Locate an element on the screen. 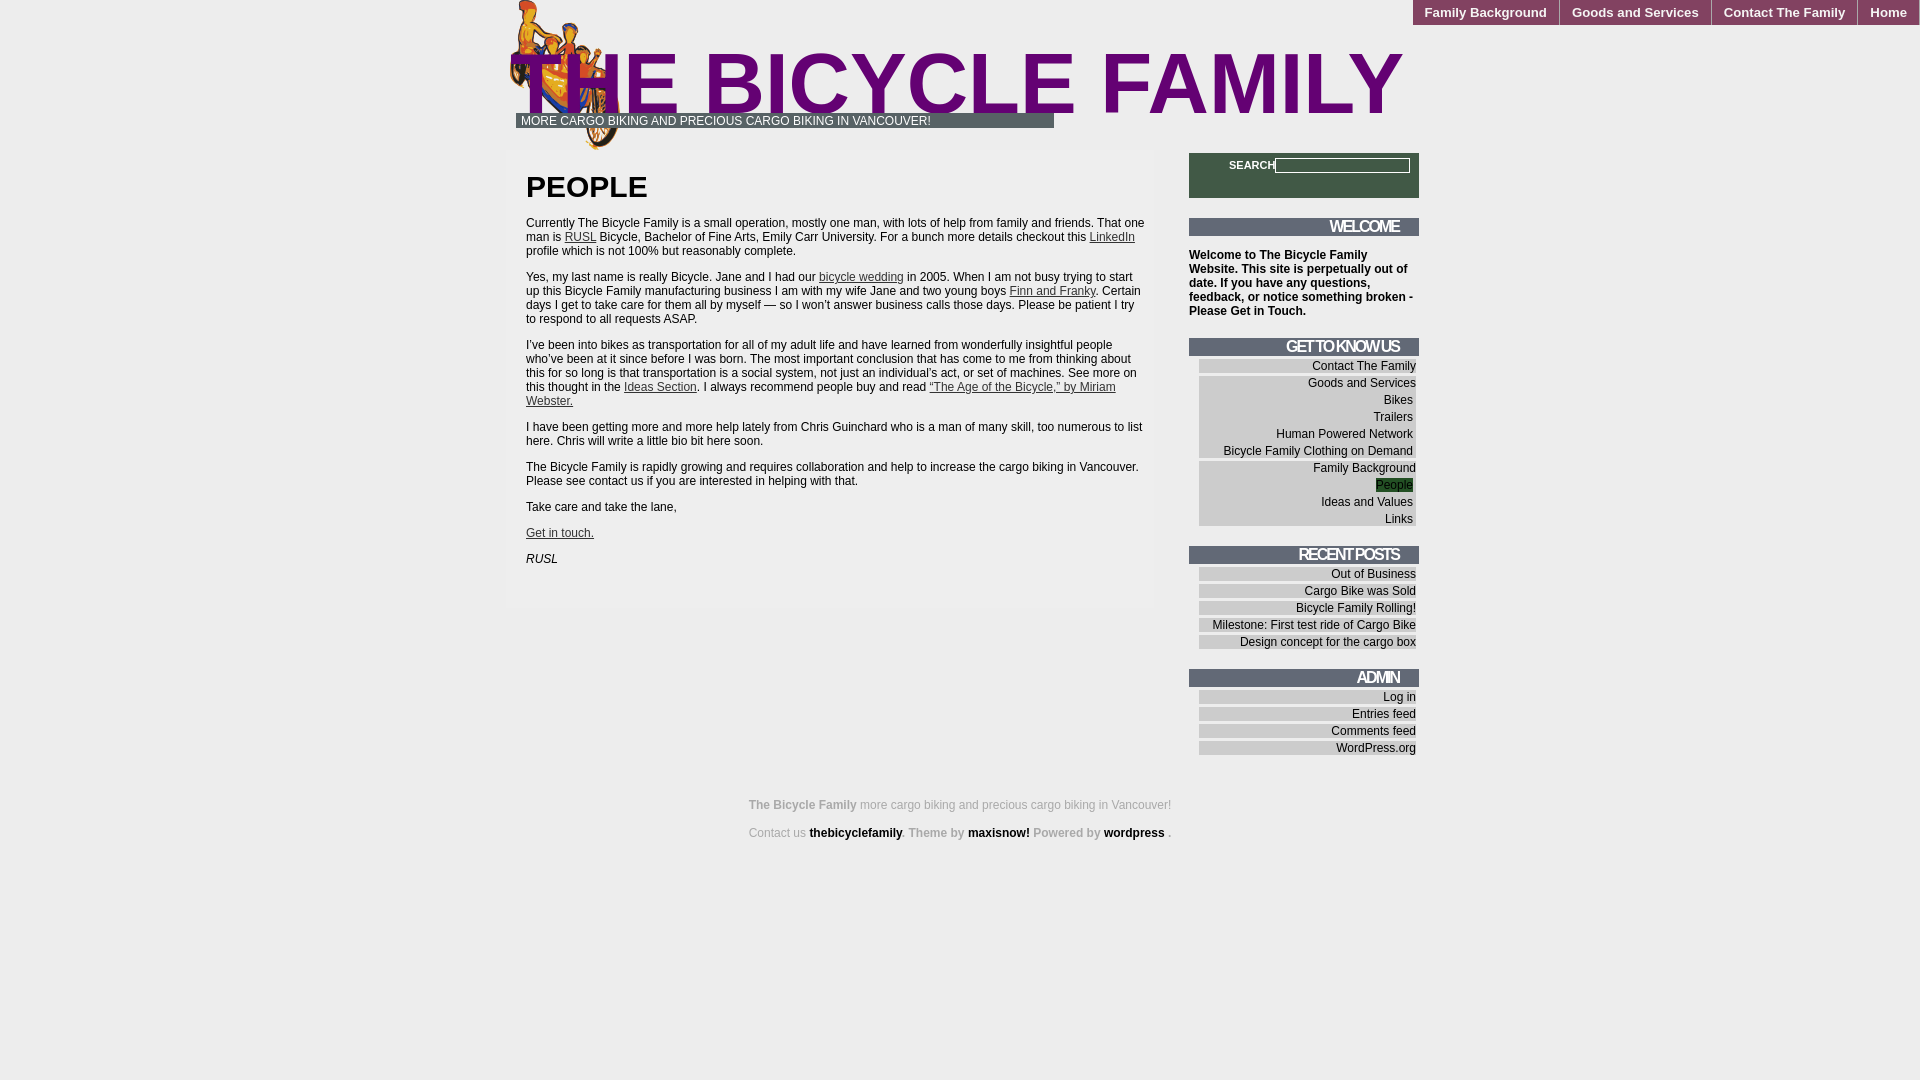 Image resolution: width=1920 pixels, height=1080 pixels. 'Goods and Services' is located at coordinates (1361, 382).